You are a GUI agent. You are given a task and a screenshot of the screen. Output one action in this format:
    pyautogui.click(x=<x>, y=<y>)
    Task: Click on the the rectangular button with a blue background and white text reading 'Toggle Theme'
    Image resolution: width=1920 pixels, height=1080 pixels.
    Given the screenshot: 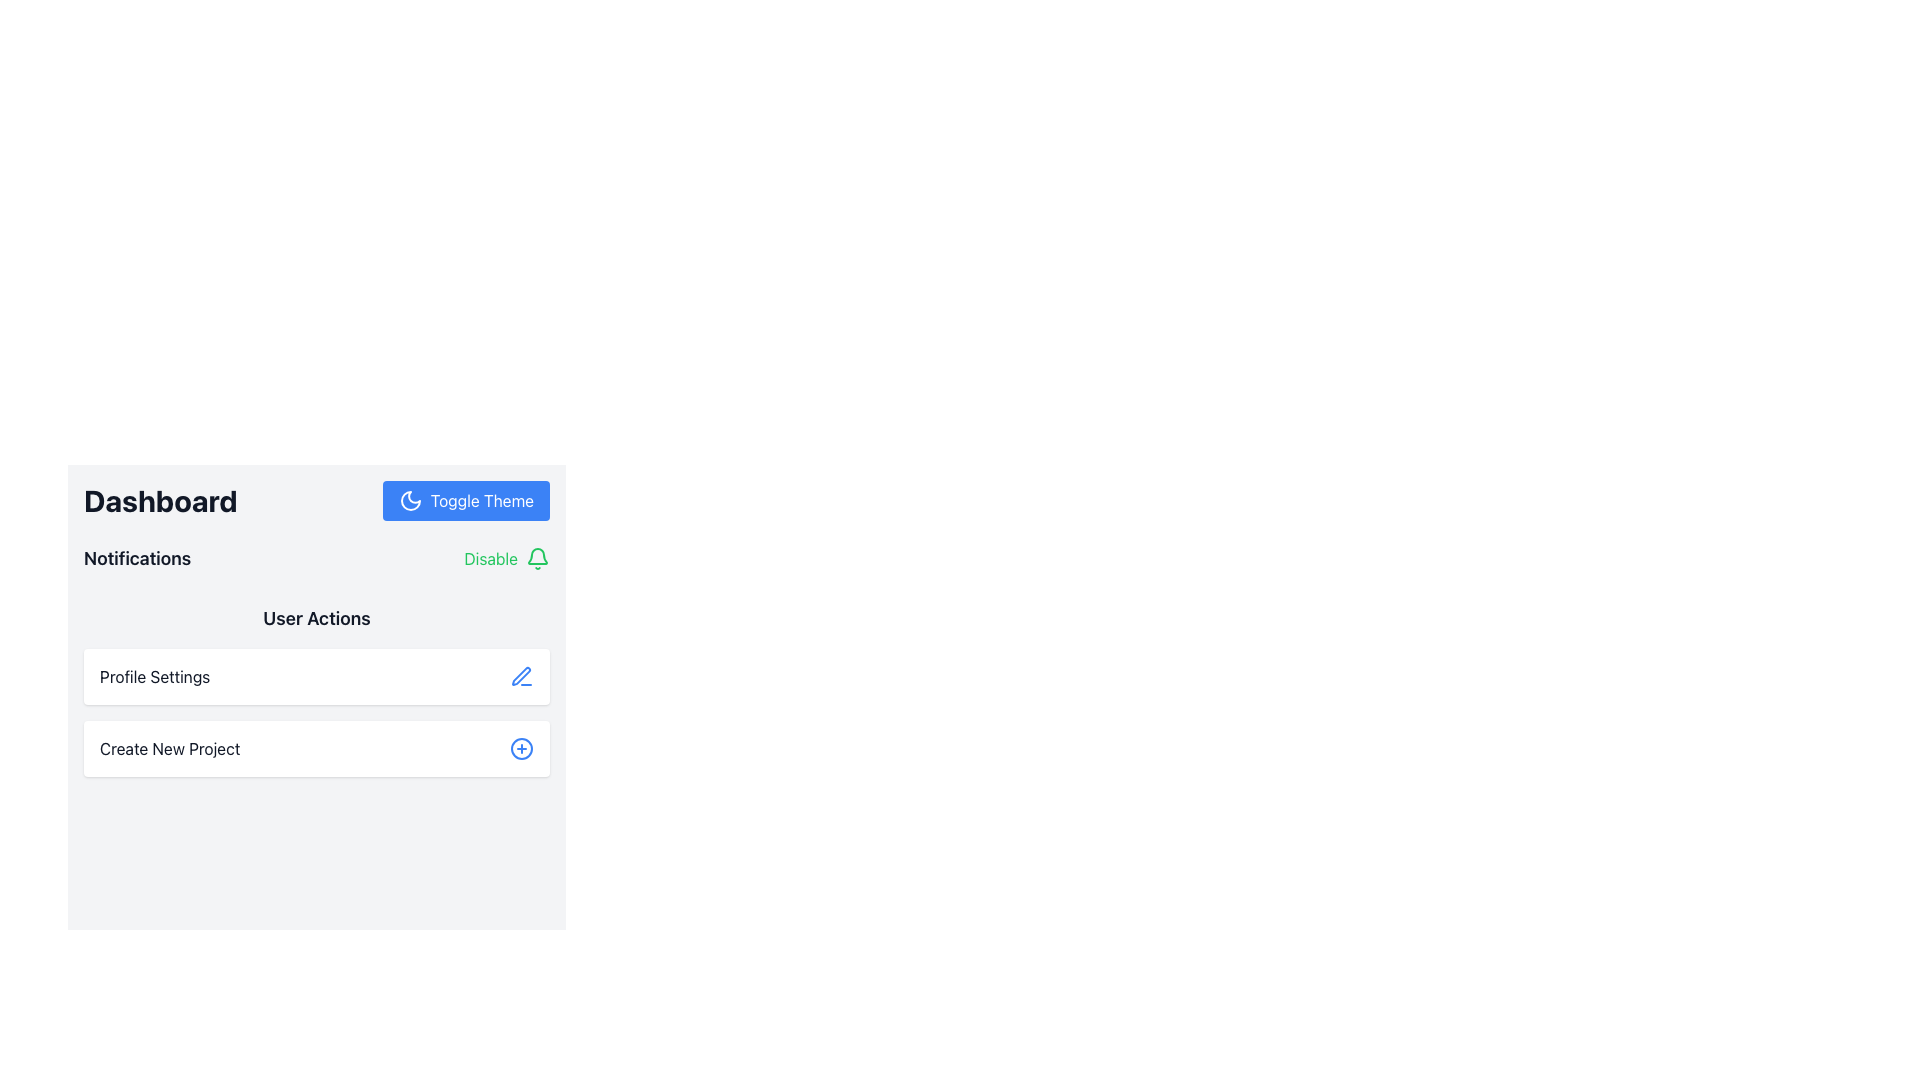 What is the action you would take?
    pyautogui.click(x=465, y=500)
    